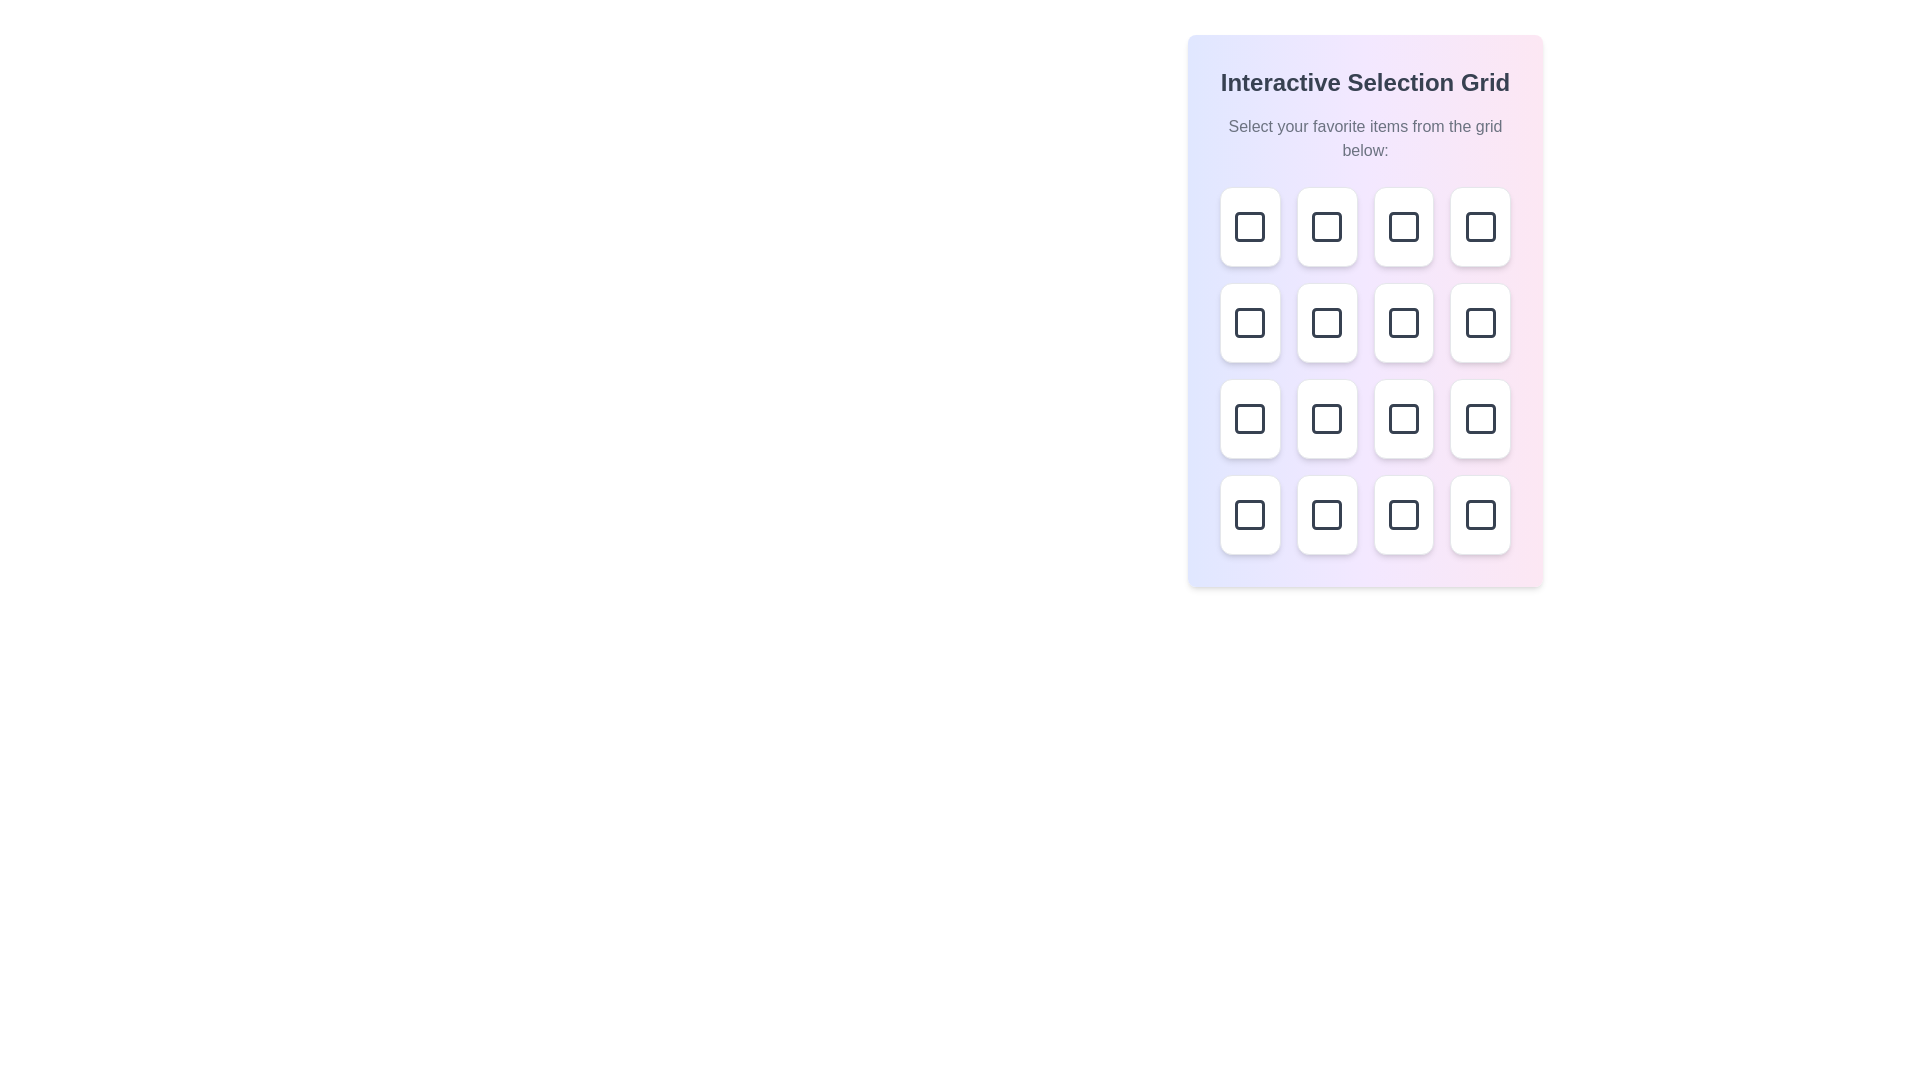 This screenshot has width=1920, height=1080. What do you see at coordinates (1249, 514) in the screenshot?
I see `the small square located in the fourth row and third column of the 4x4 grid layout for interaction` at bounding box center [1249, 514].